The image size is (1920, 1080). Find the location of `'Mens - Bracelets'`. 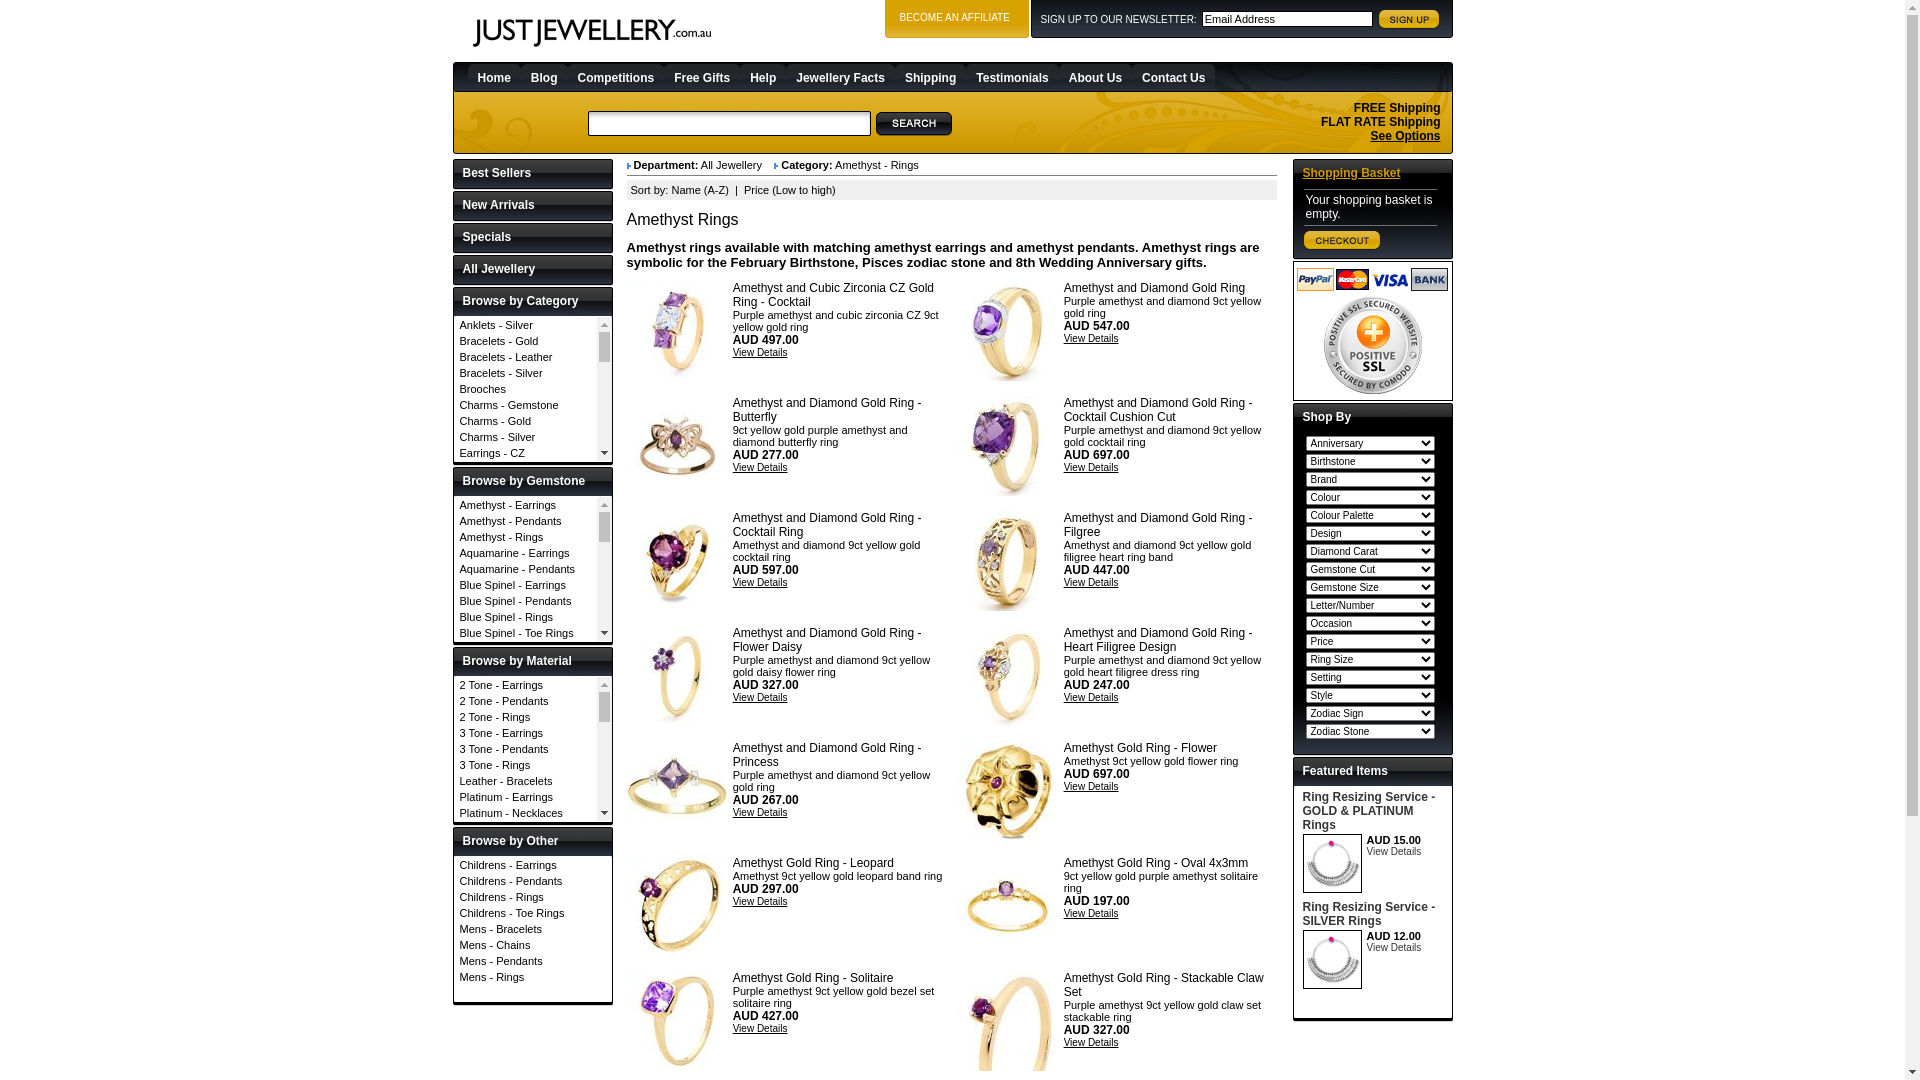

'Mens - Bracelets' is located at coordinates (532, 929).